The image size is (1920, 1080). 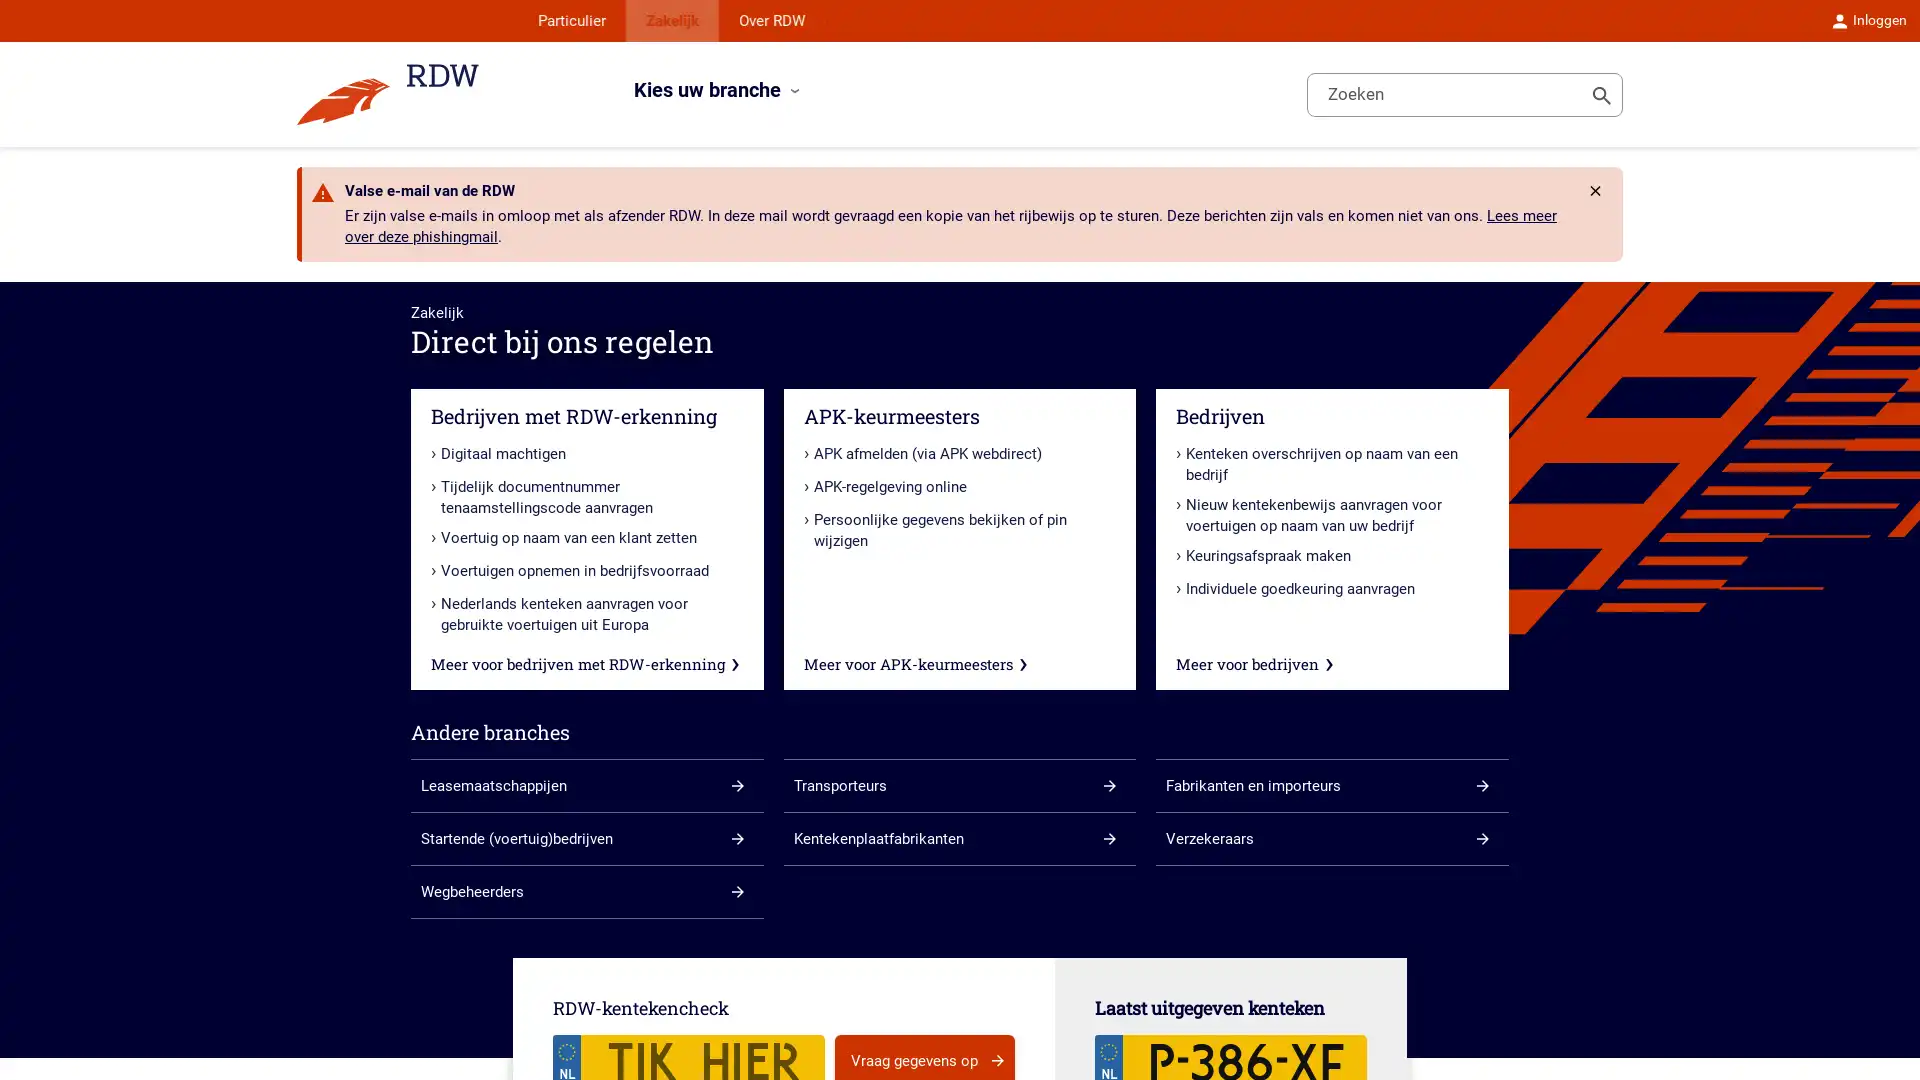 I want to click on Rdw.Feature.Messages.CloseButtonAccessibleName, so click(x=1594, y=191).